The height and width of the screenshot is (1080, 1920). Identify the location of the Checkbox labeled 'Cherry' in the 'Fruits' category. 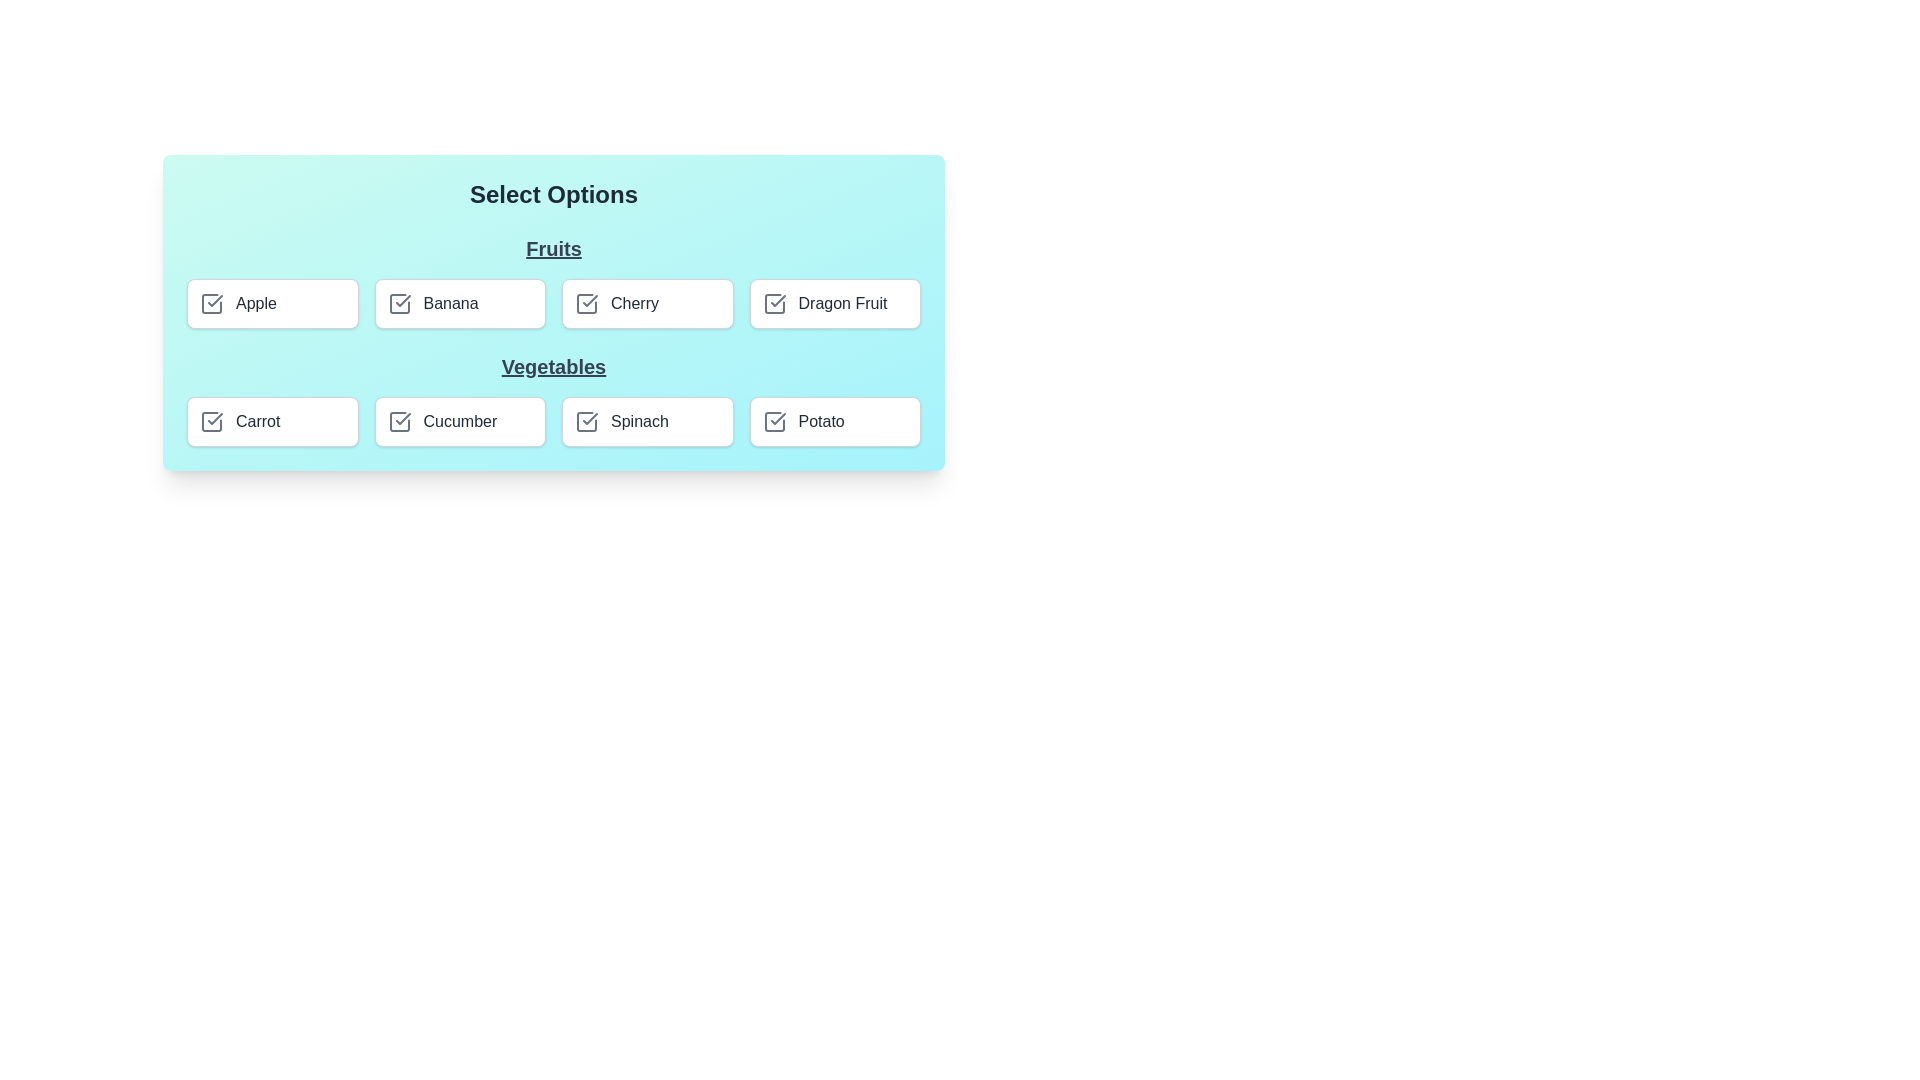
(647, 304).